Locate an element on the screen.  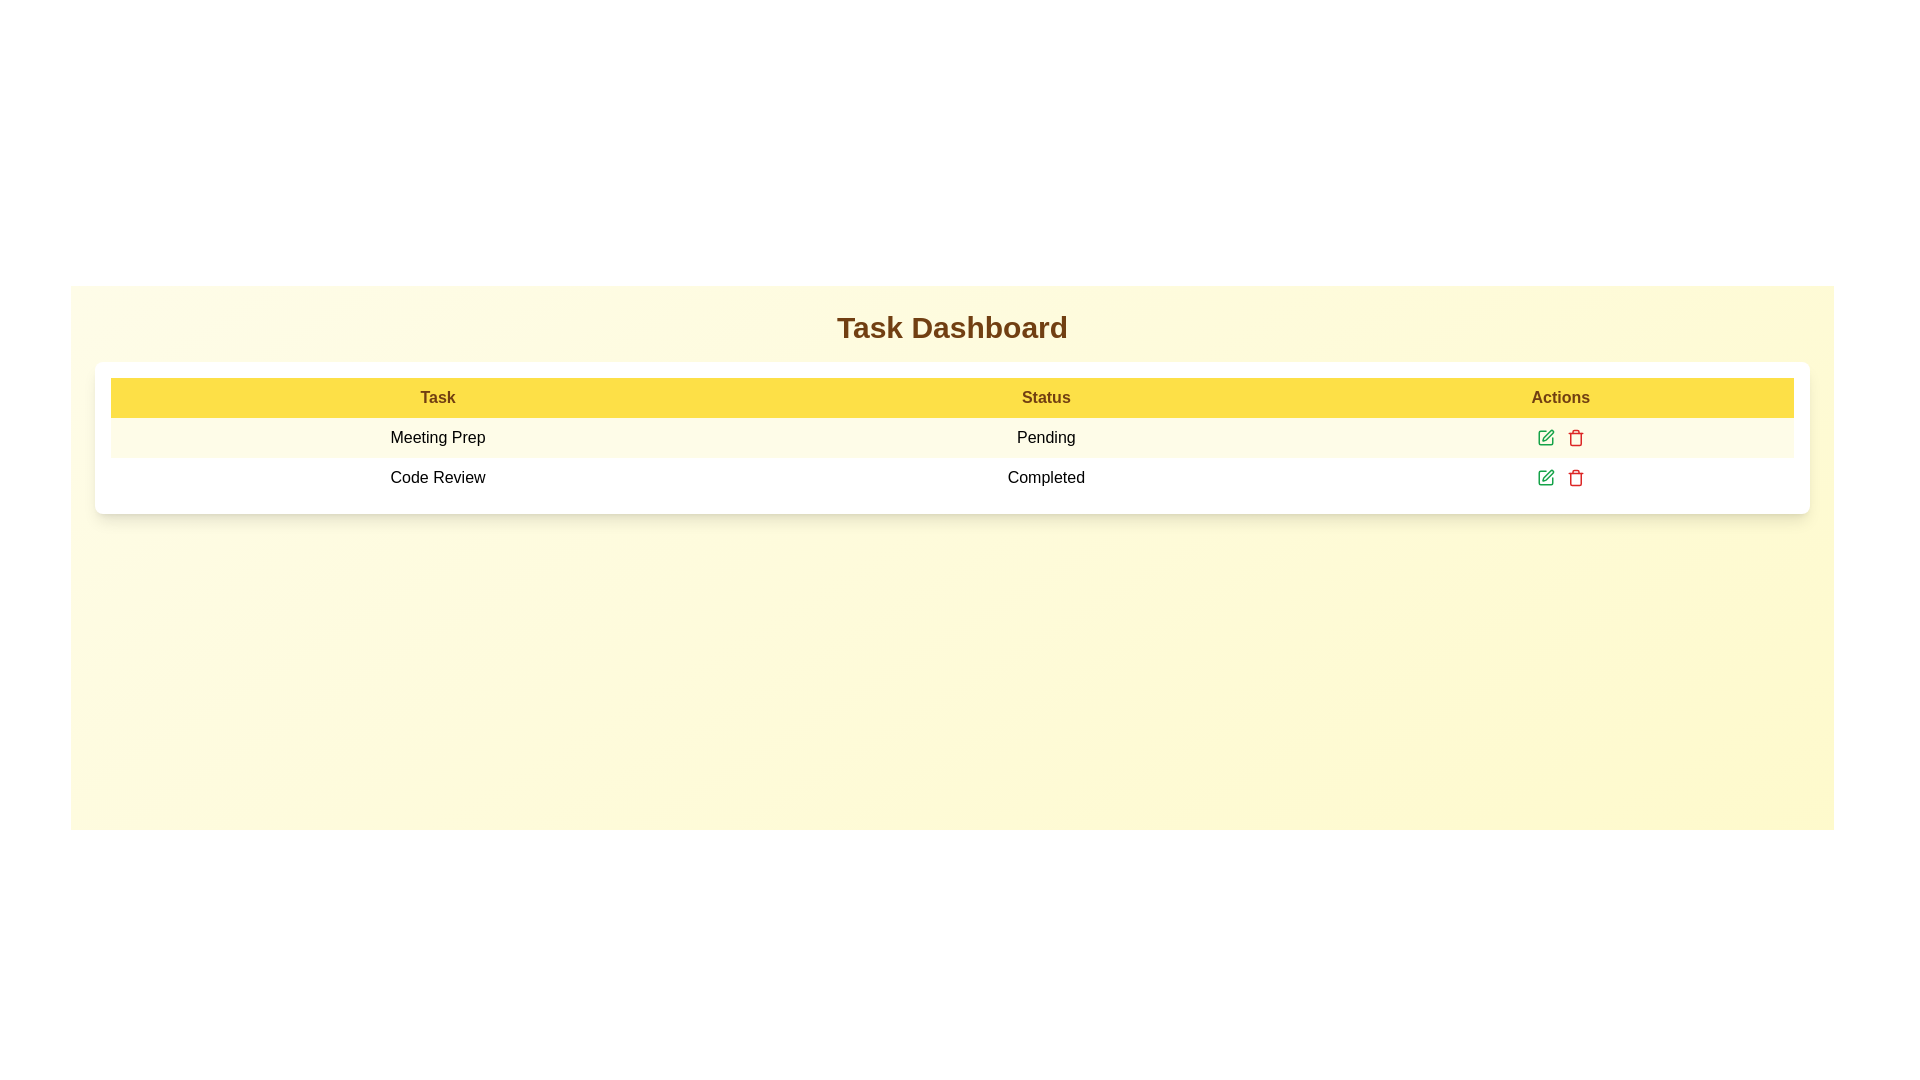
the green editing tool button in the 'Actions' column, located in the second row of the 'Code Review' task is located at coordinates (1544, 478).